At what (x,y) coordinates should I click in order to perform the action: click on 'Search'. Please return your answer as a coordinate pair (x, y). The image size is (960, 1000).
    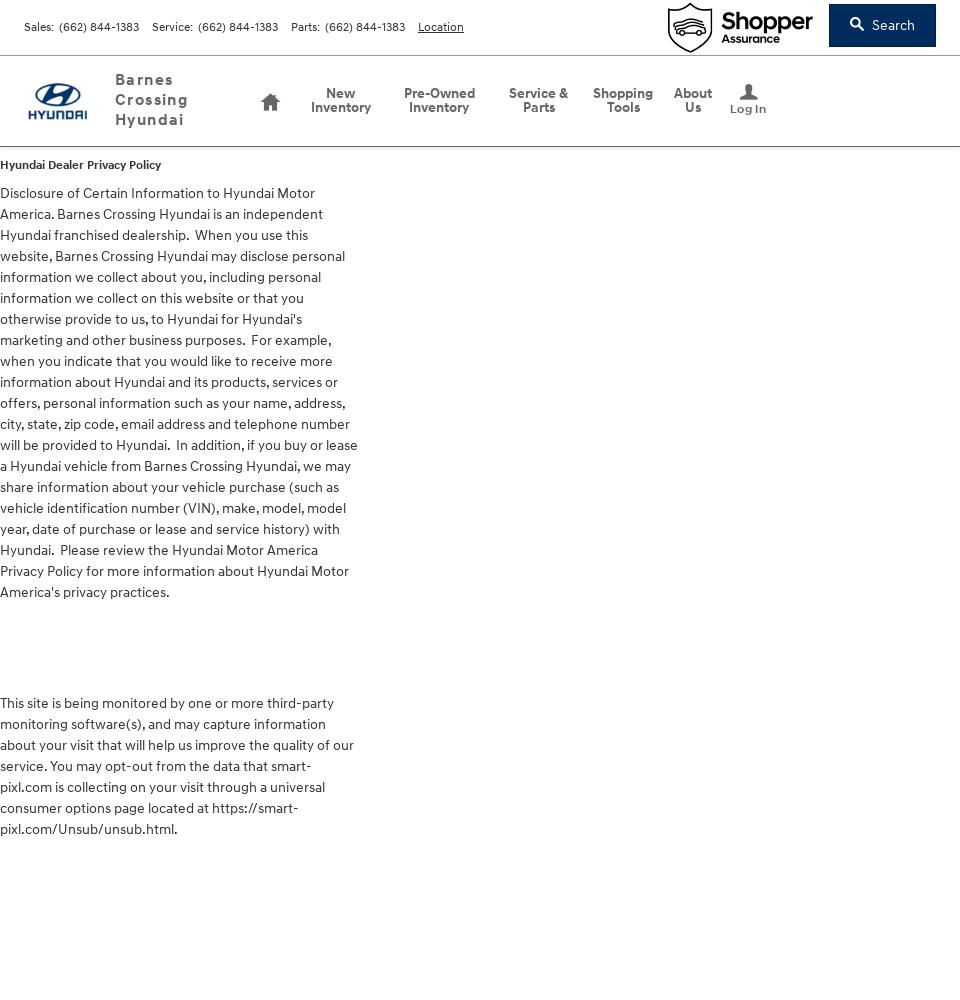
    Looking at the image, I should click on (870, 25).